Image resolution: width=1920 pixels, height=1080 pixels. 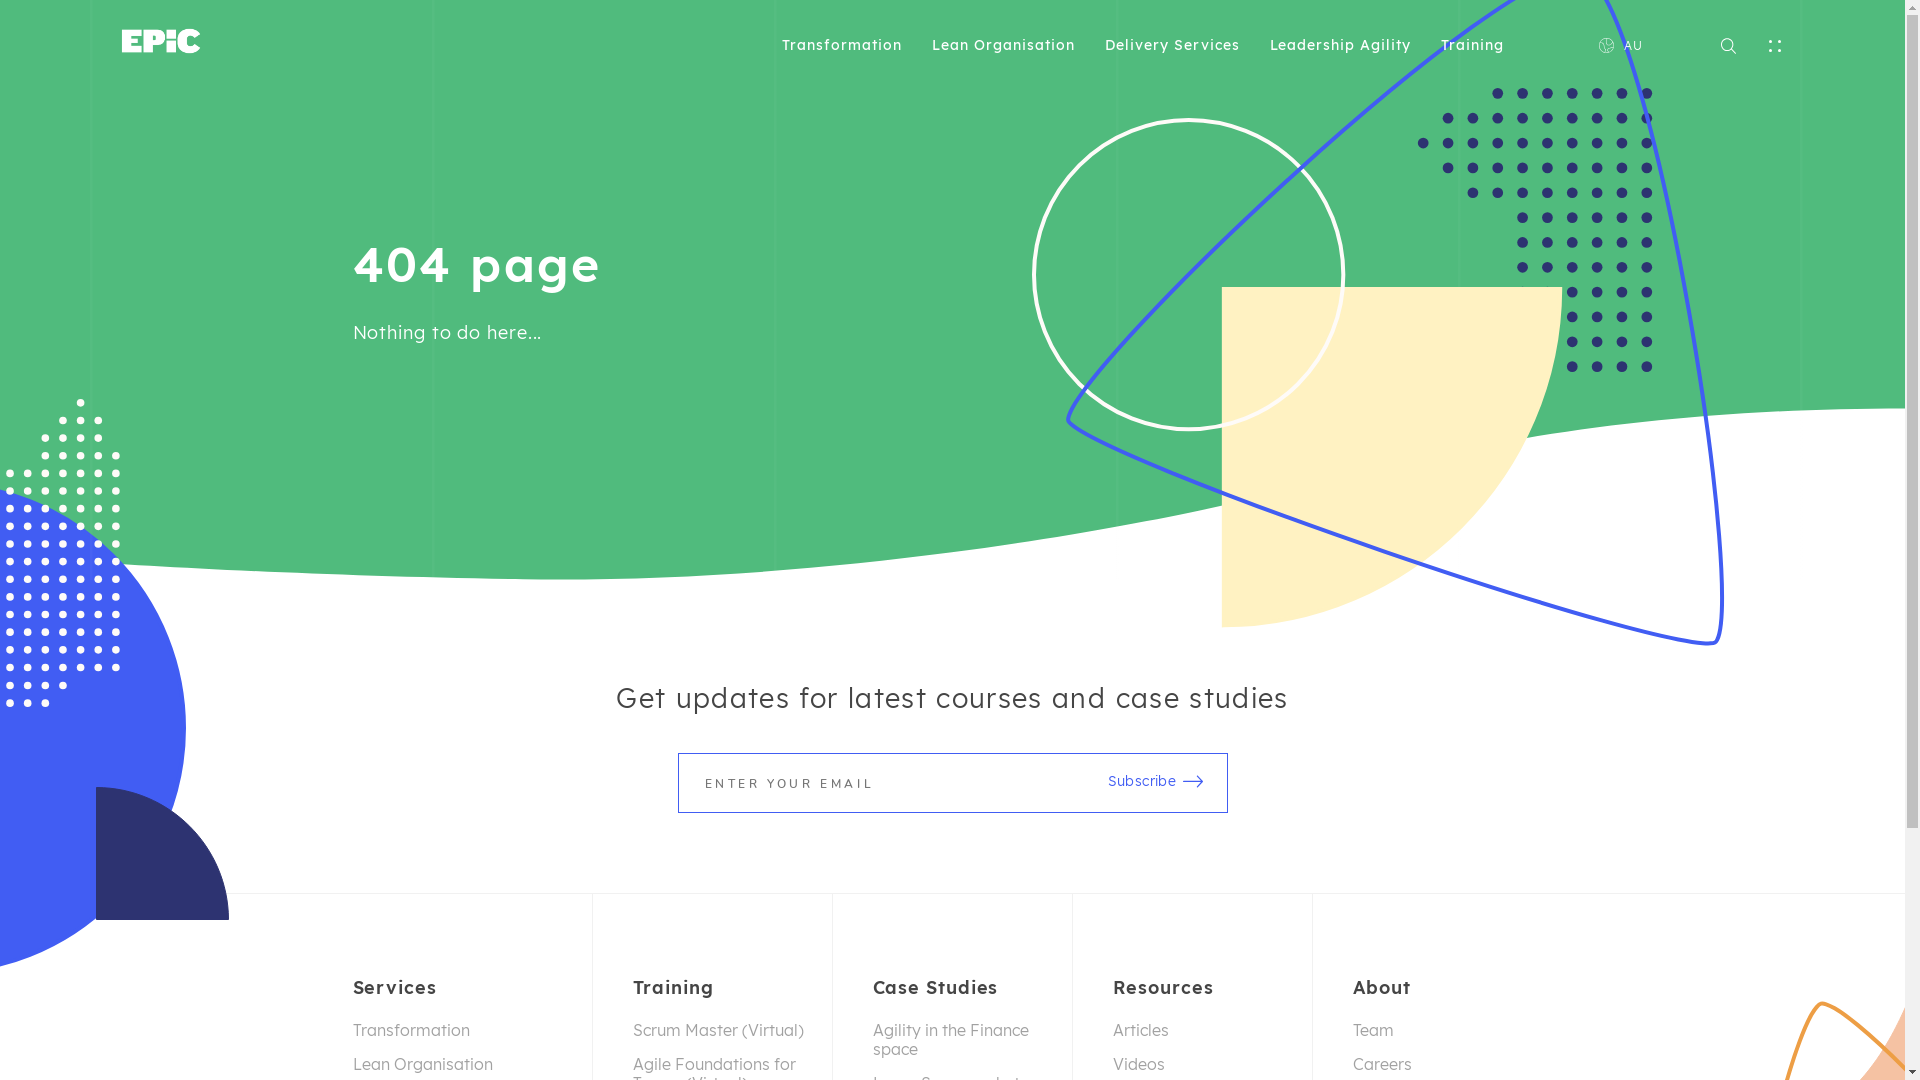 What do you see at coordinates (1207, 1063) in the screenshot?
I see `'Videos'` at bounding box center [1207, 1063].